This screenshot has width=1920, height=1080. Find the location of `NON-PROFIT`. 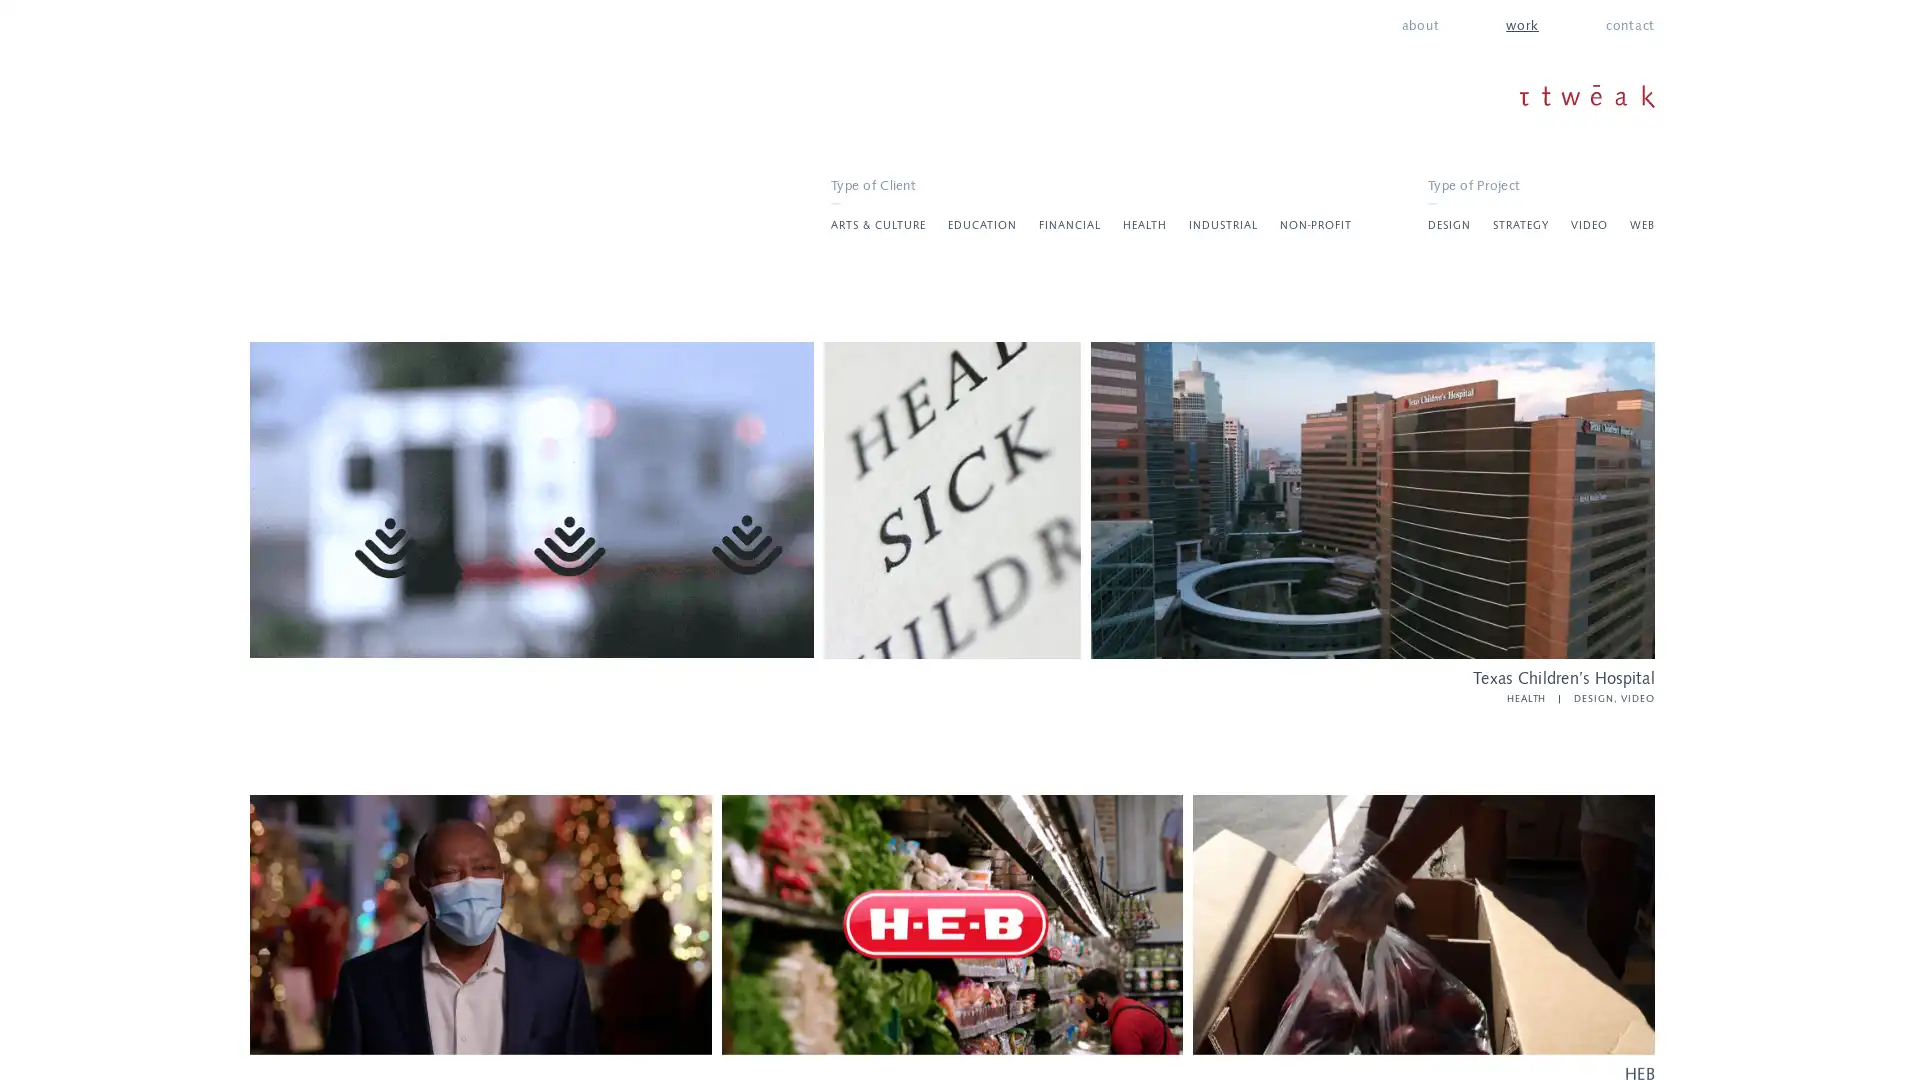

NON-PROFIT is located at coordinates (1315, 225).